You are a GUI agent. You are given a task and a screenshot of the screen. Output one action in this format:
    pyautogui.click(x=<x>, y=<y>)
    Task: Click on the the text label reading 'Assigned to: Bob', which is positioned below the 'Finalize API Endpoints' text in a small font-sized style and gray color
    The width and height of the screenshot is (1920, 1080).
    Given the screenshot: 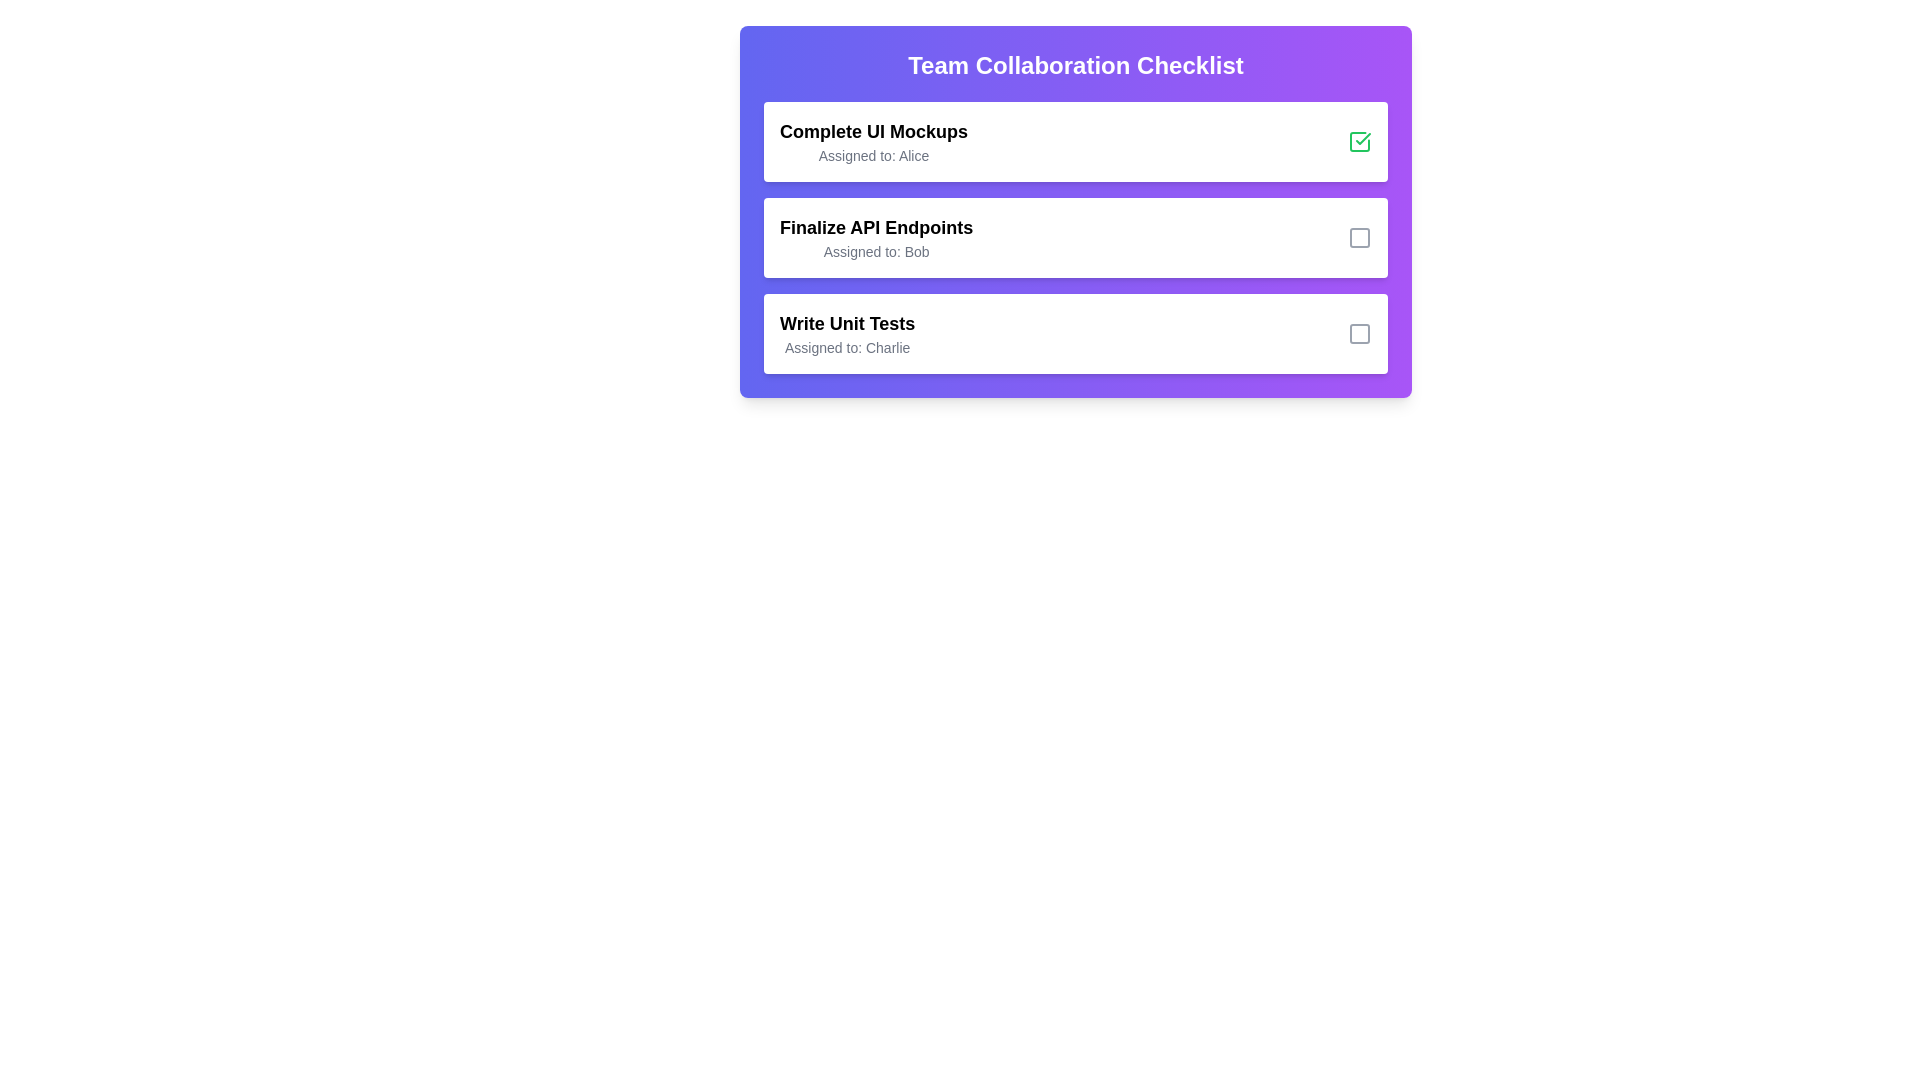 What is the action you would take?
    pyautogui.click(x=876, y=250)
    